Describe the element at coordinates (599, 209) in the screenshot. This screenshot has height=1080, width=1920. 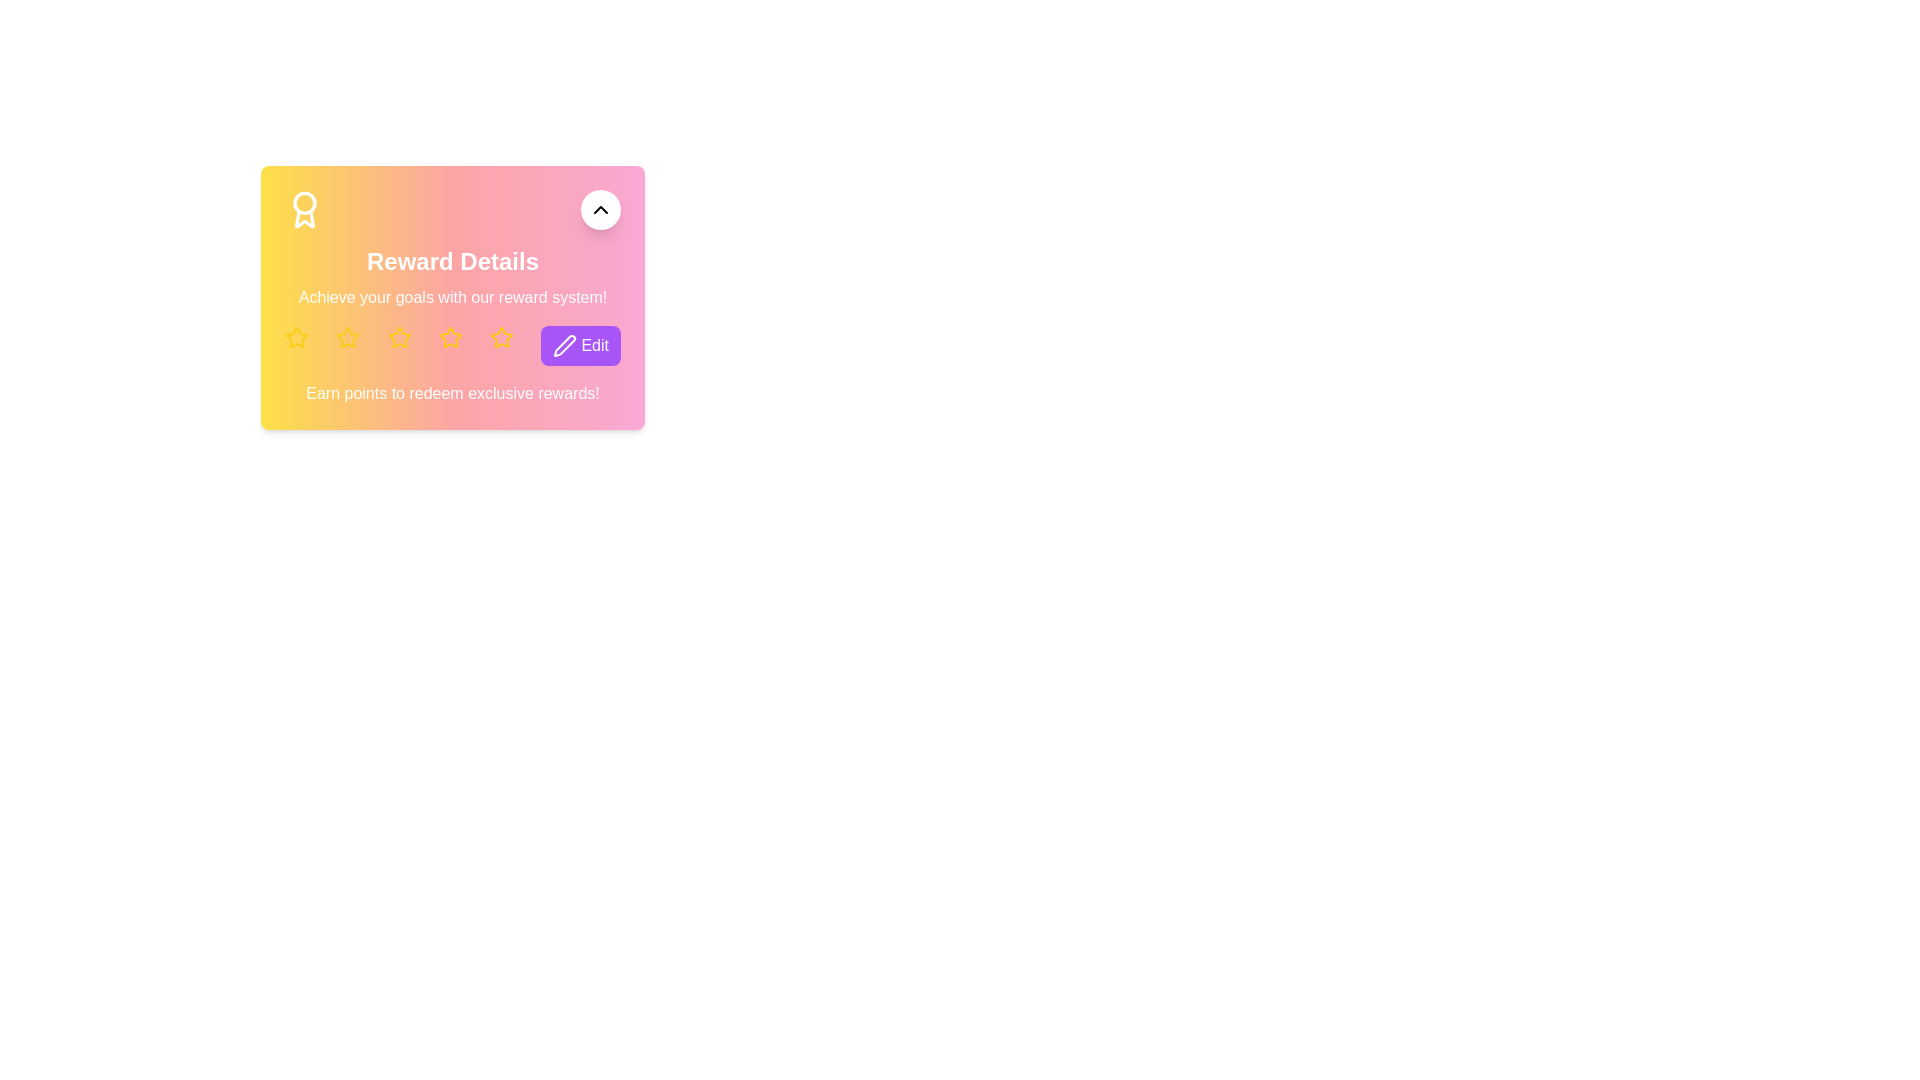
I see `the chevron icon located in the top-right corner of the pink gradient 'Reward Details' card` at that location.